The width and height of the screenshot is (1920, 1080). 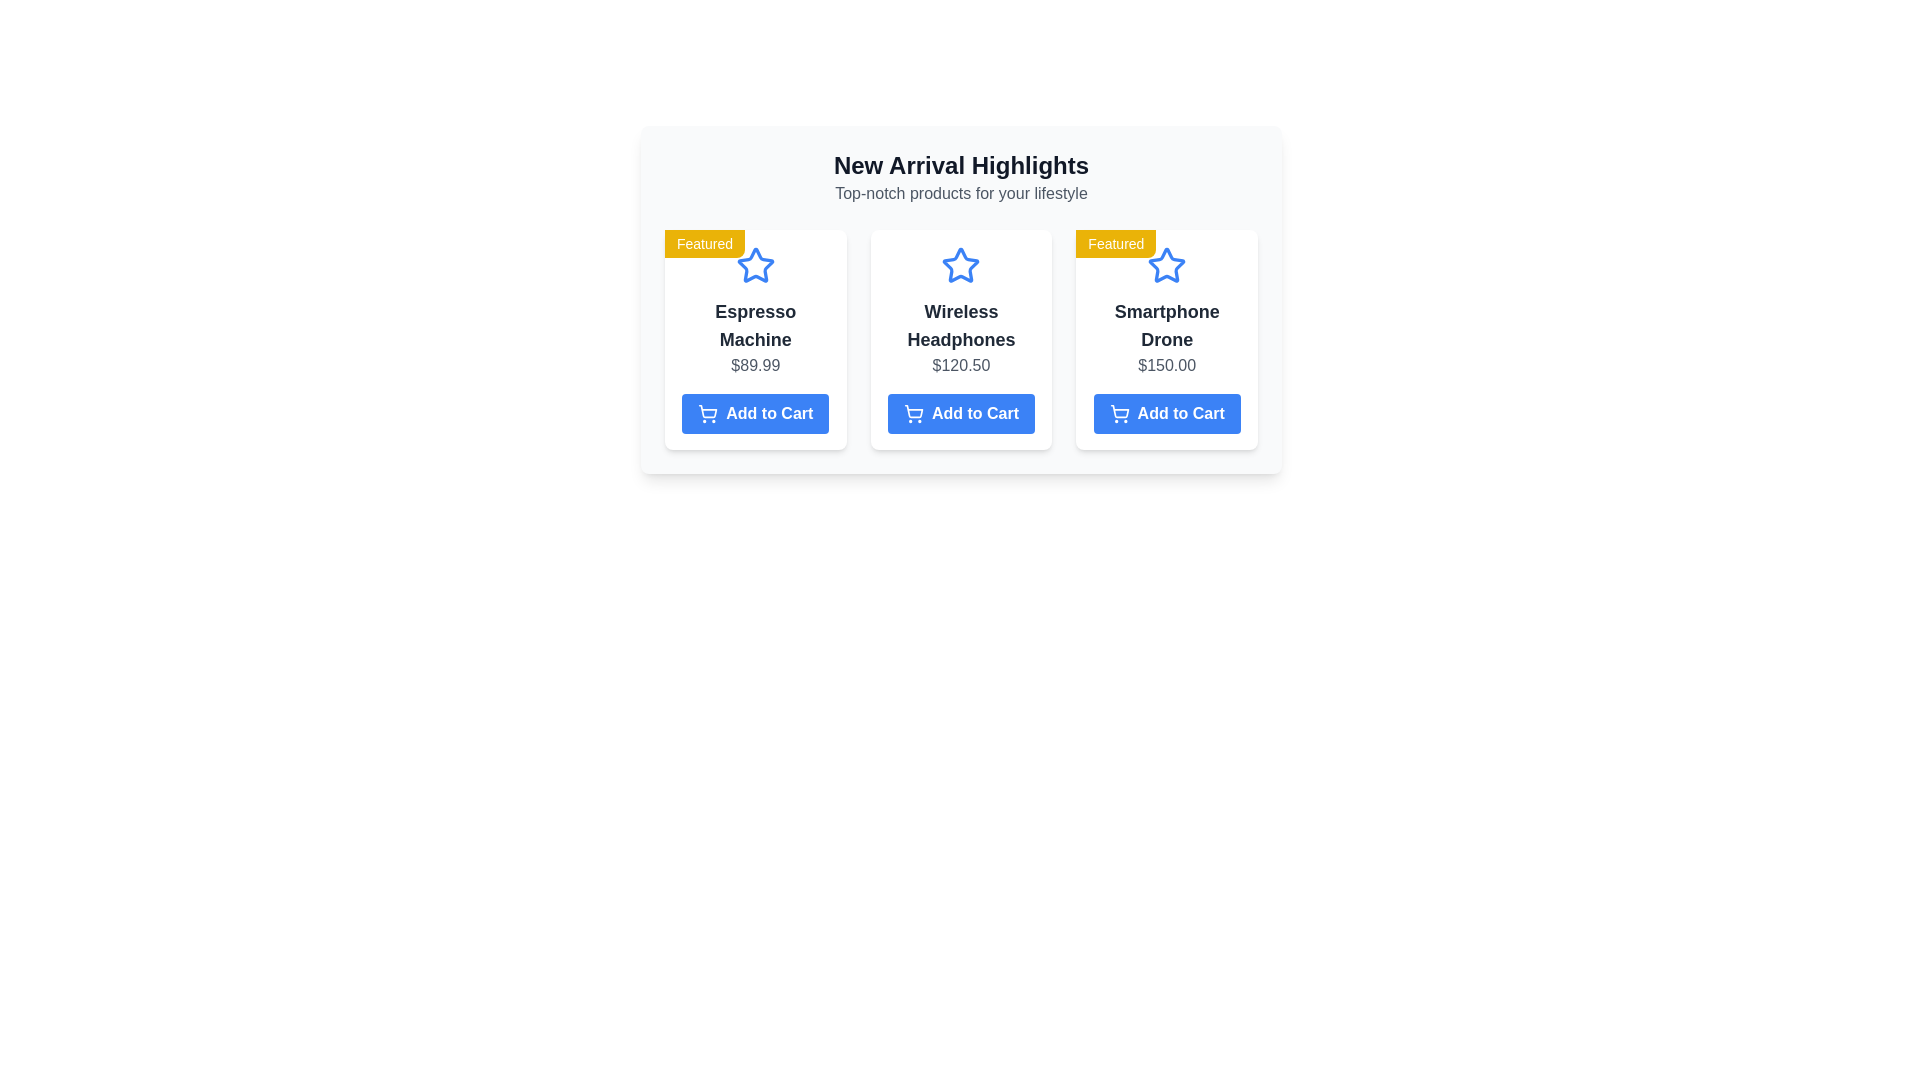 I want to click on the 'Add to Cart' icon located within the second button in the row of three products displayed in a grid format, so click(x=912, y=412).